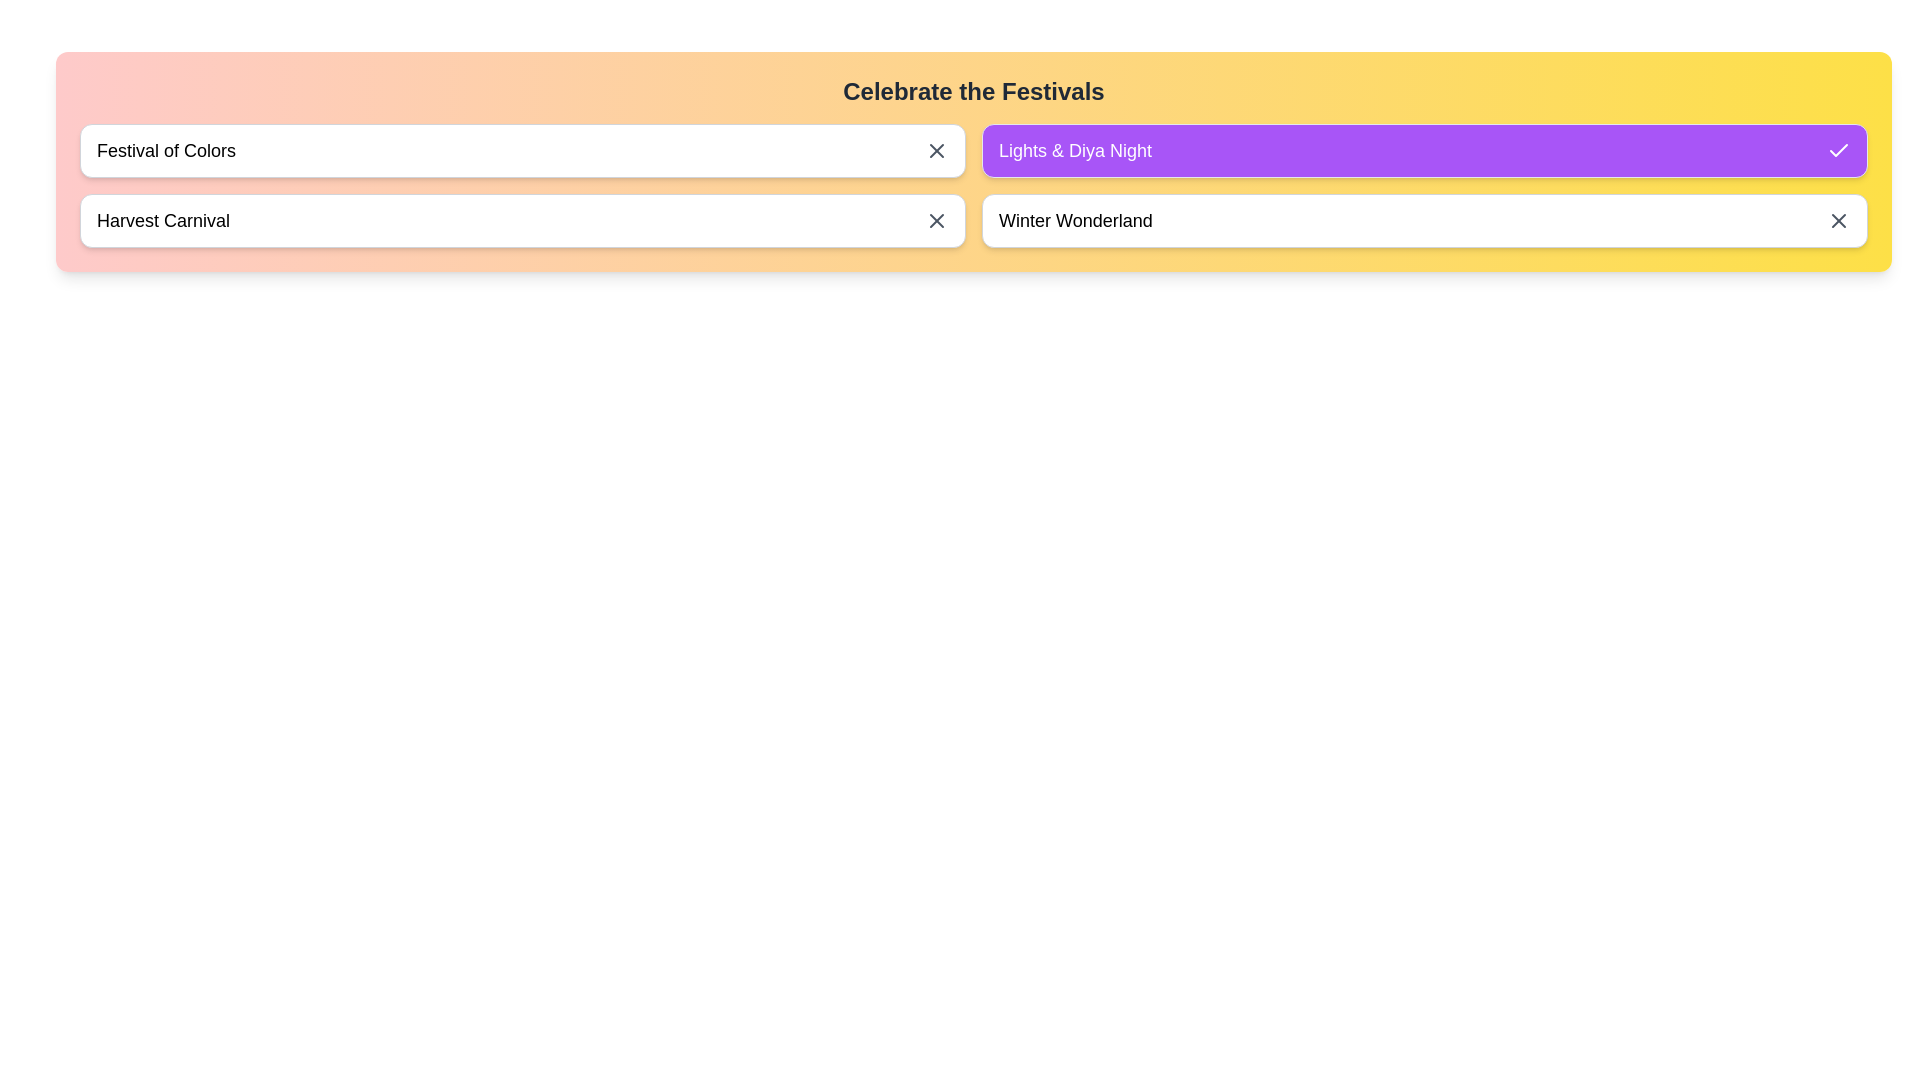  What do you see at coordinates (523, 149) in the screenshot?
I see `the chip labeled Festival of Colors` at bounding box center [523, 149].